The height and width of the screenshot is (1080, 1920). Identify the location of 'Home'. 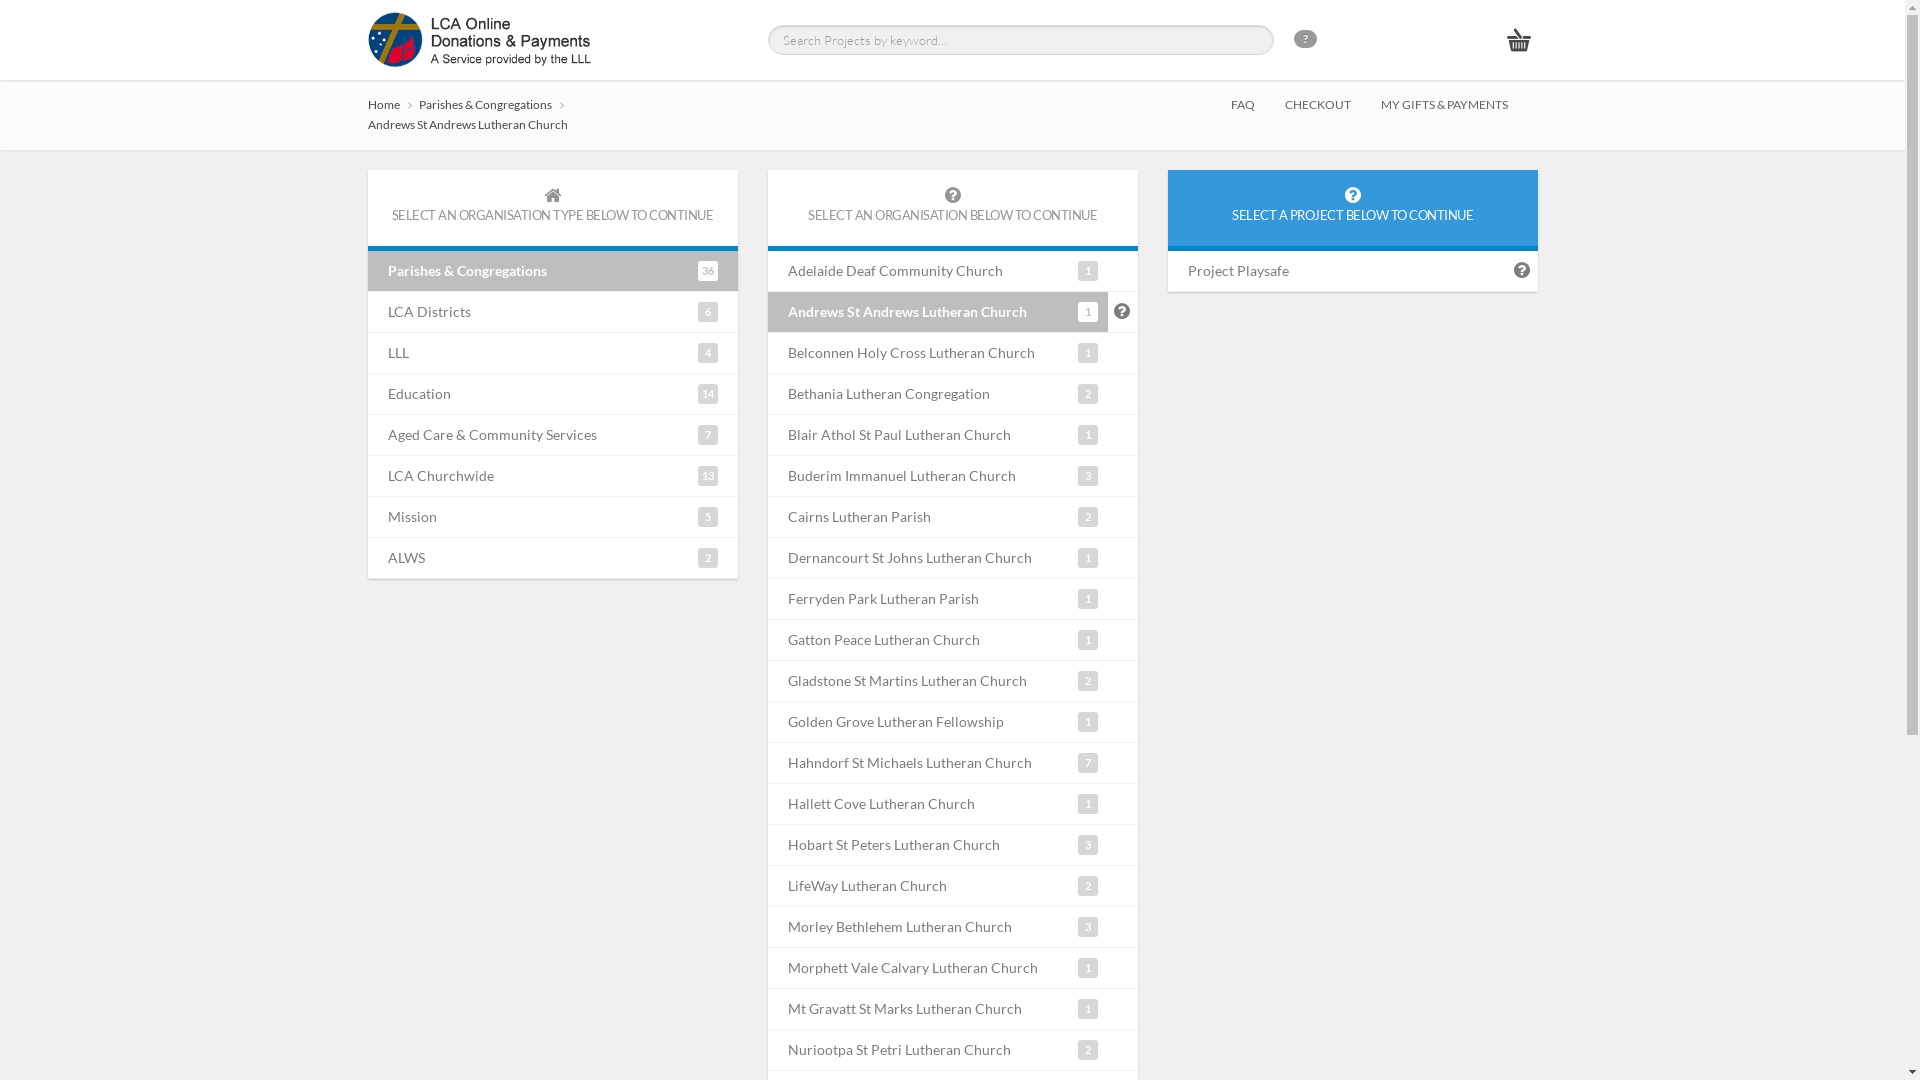
(392, 104).